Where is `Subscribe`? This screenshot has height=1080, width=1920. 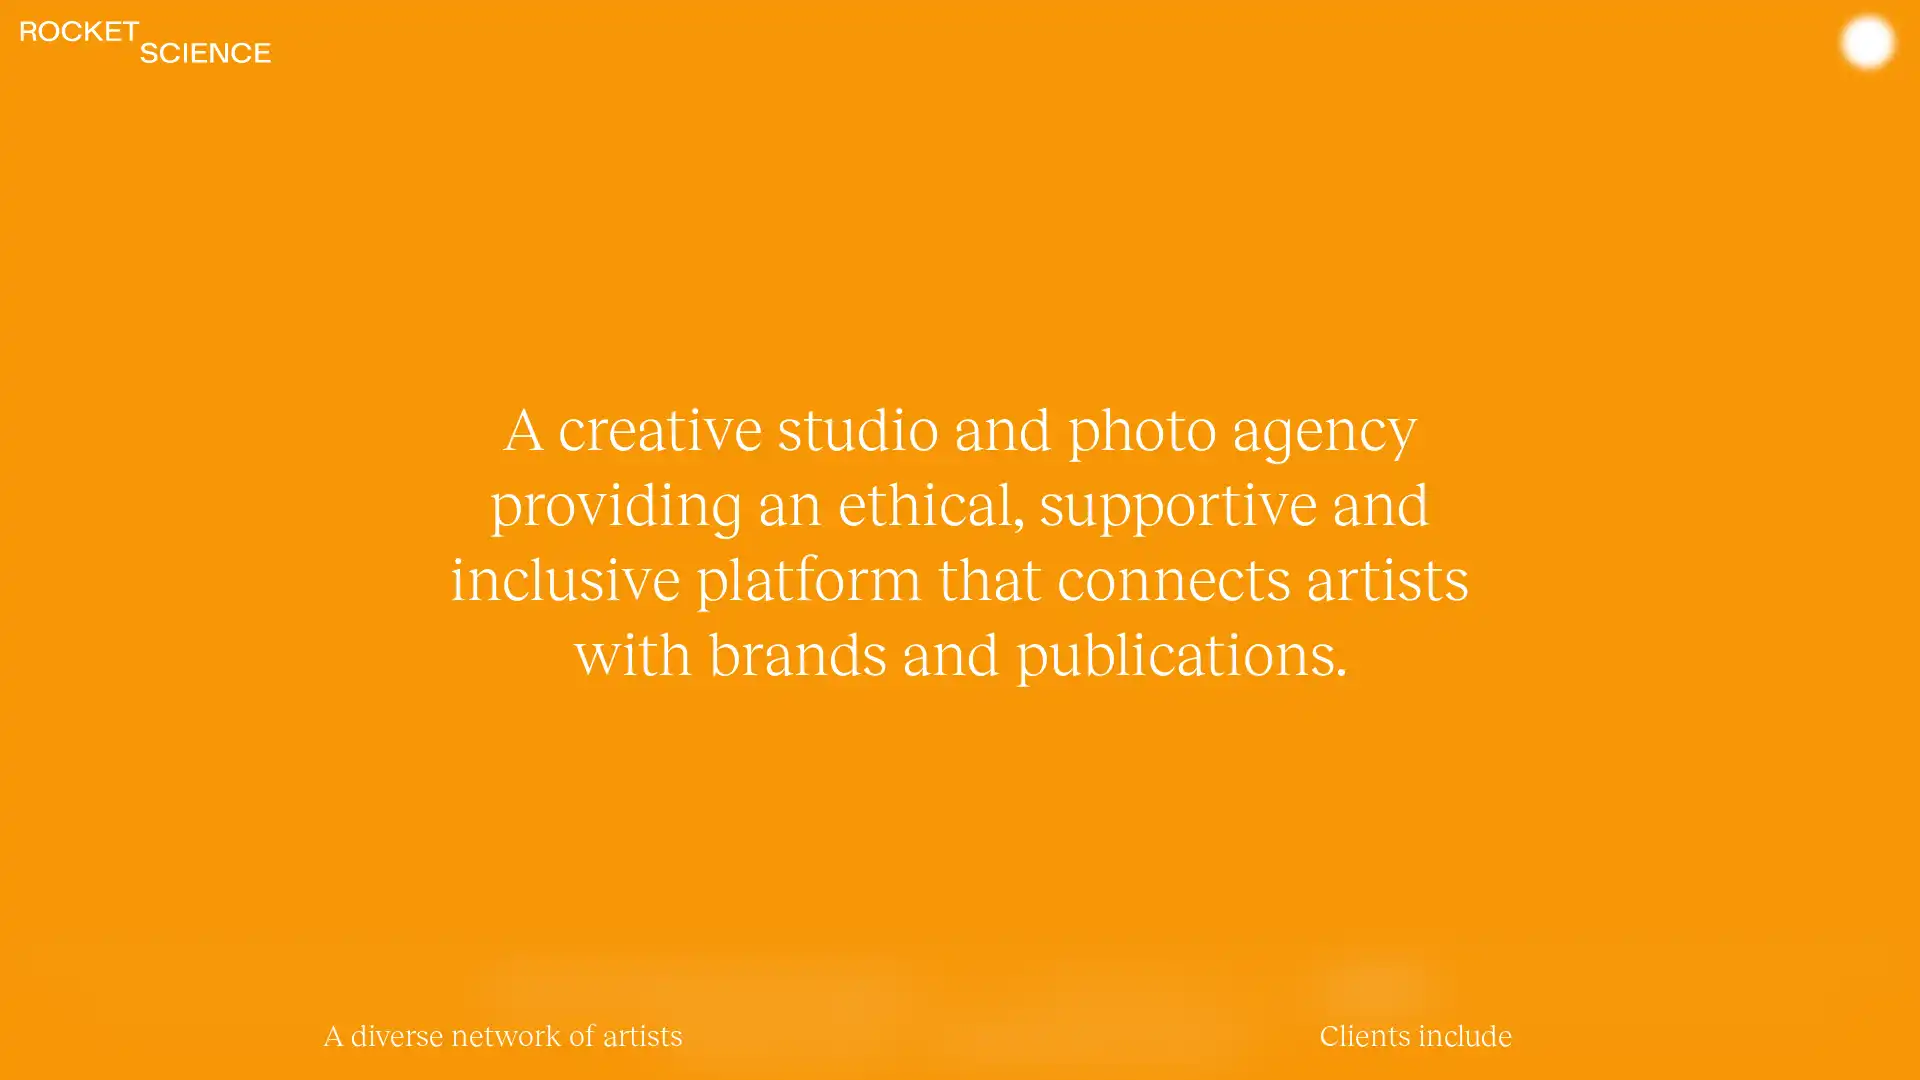 Subscribe is located at coordinates (1373, 986).